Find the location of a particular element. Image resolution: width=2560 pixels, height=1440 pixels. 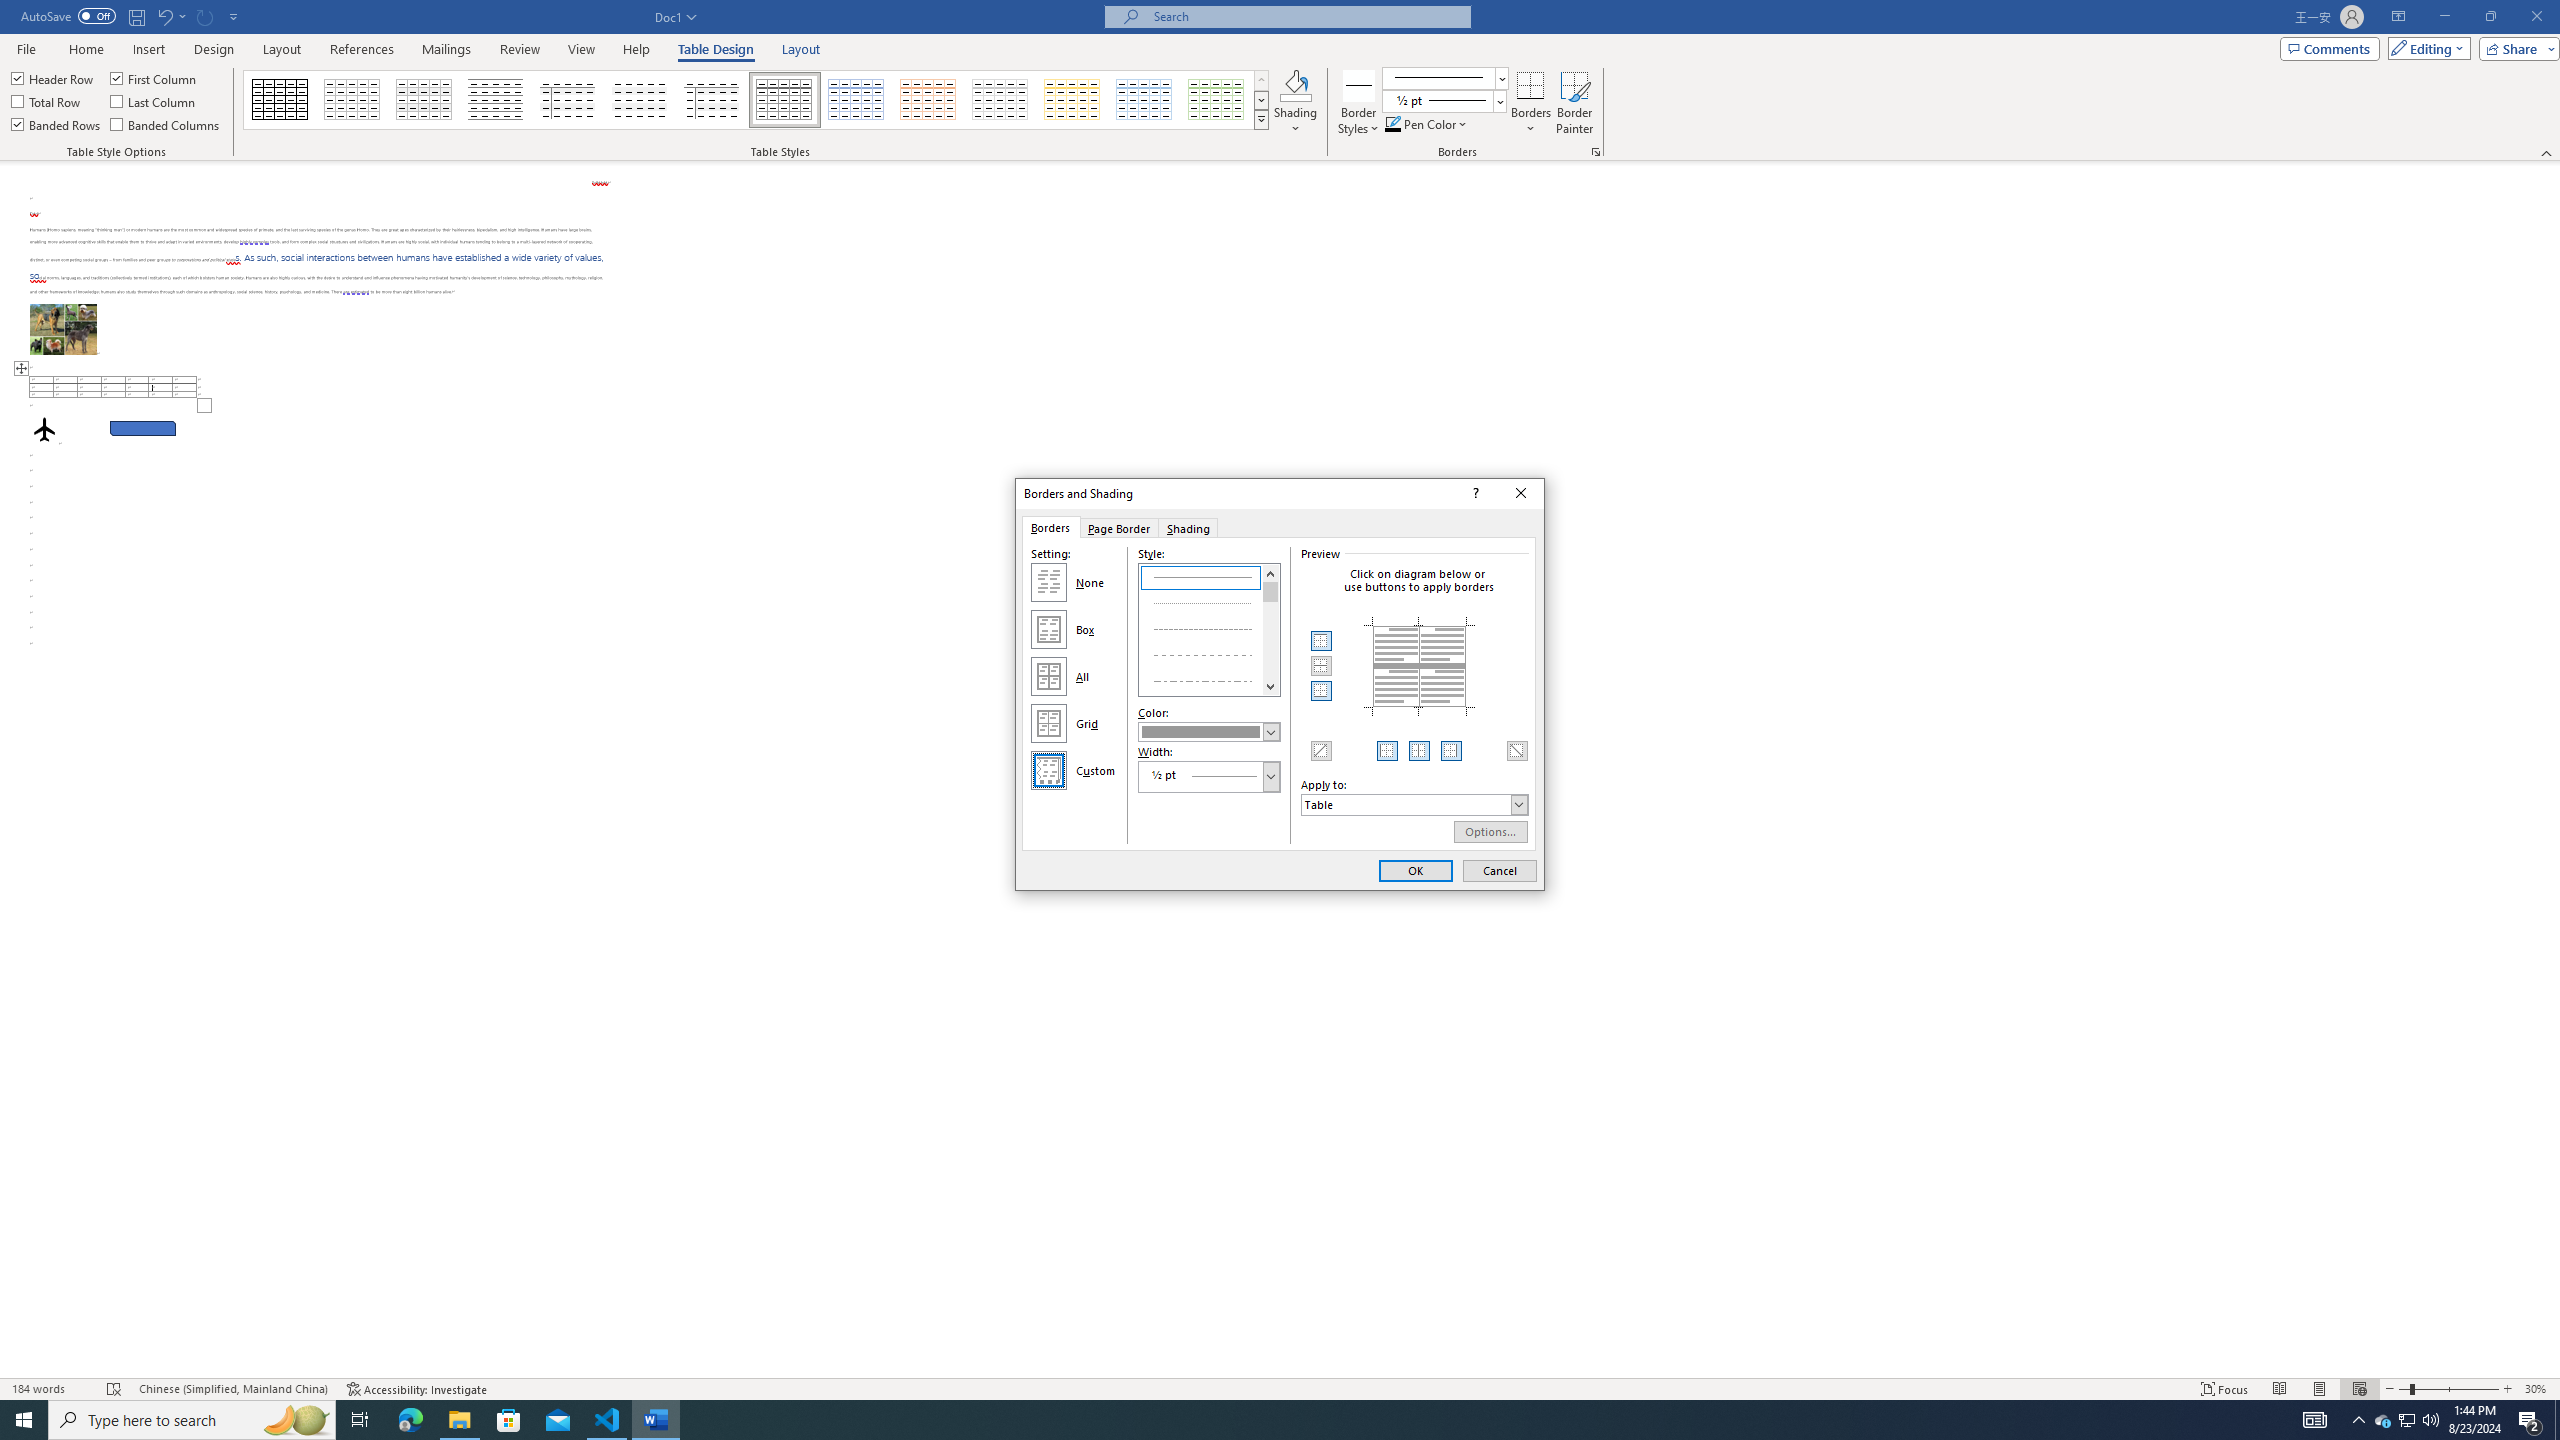

'Restore Down' is located at coordinates (2490, 16).